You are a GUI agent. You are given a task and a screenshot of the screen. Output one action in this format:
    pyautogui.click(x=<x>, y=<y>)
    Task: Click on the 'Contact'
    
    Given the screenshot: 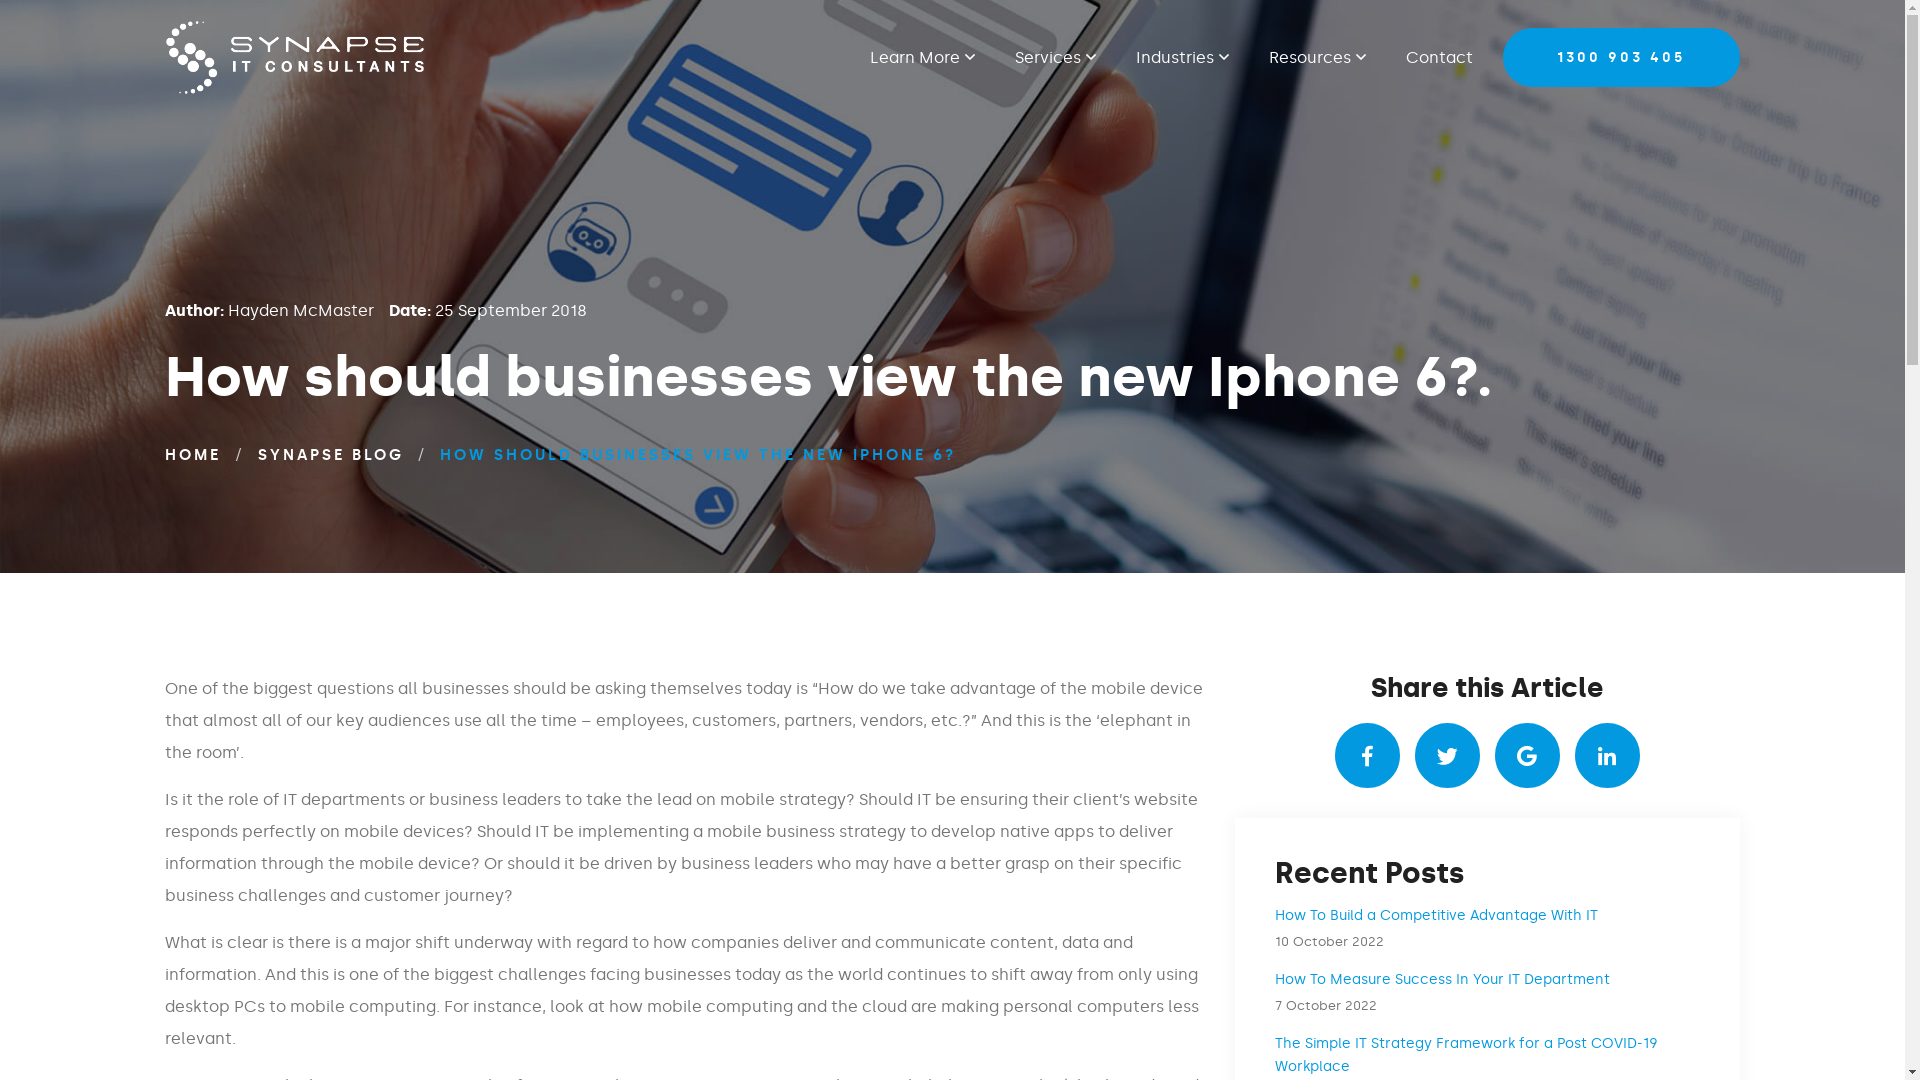 What is the action you would take?
    pyautogui.click(x=1428, y=56)
    